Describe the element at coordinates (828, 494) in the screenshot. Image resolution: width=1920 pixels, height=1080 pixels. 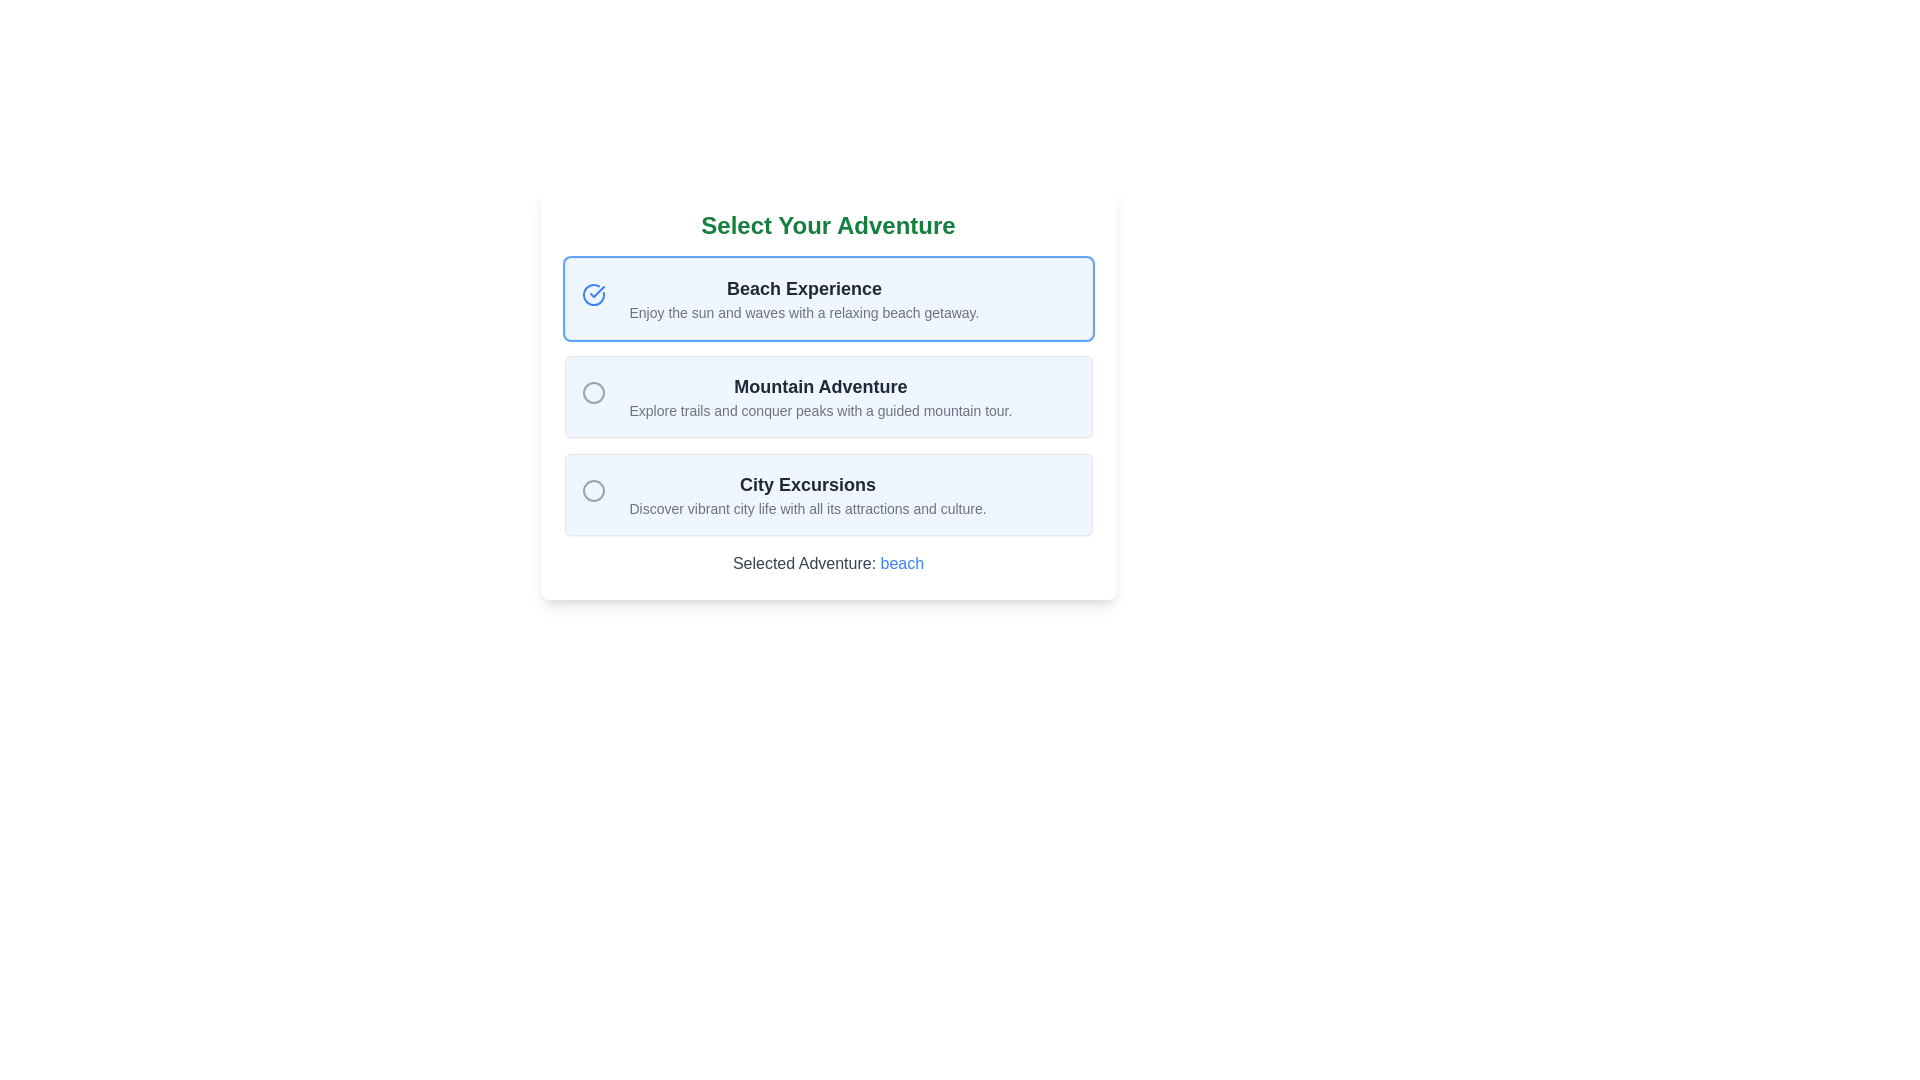
I see `the selectable card for 'City Excursions' located below the 'Mountain Adventure' card in the list of activities under 'Select Your Adventure.'` at that location.